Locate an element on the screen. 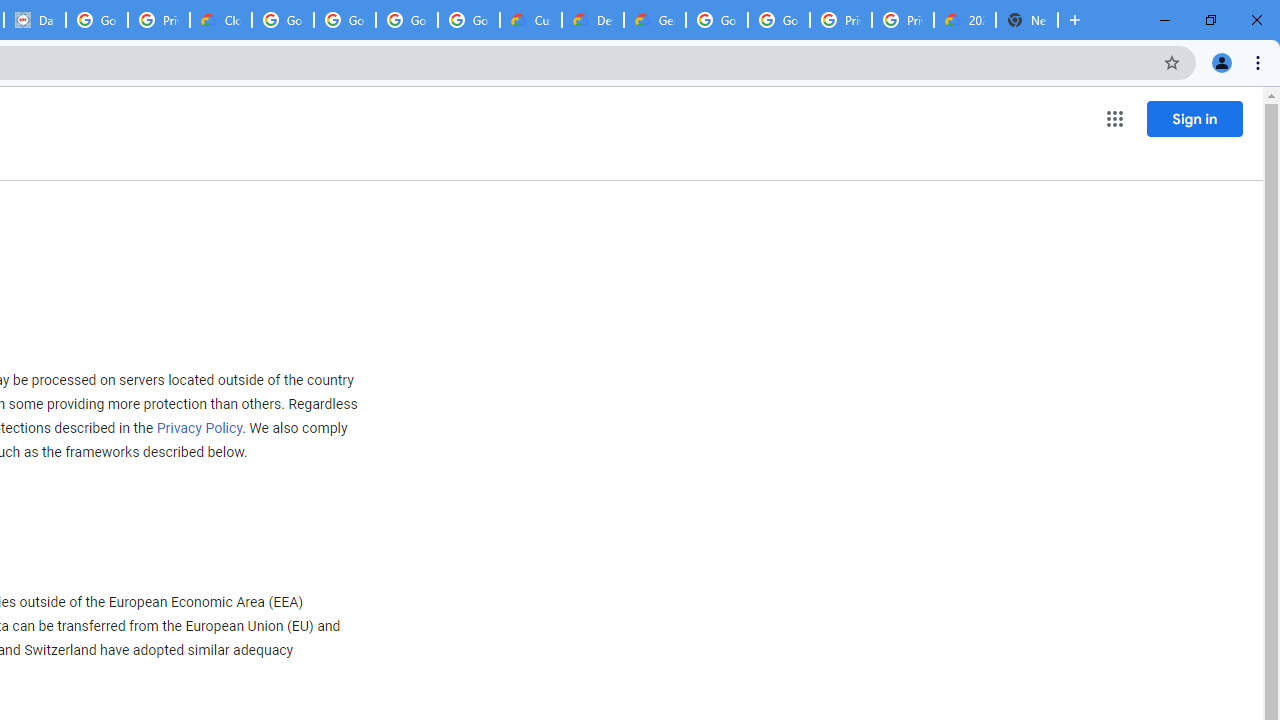 The width and height of the screenshot is (1280, 720). 'Gemini for Business and Developers | Google Cloud' is located at coordinates (654, 20).